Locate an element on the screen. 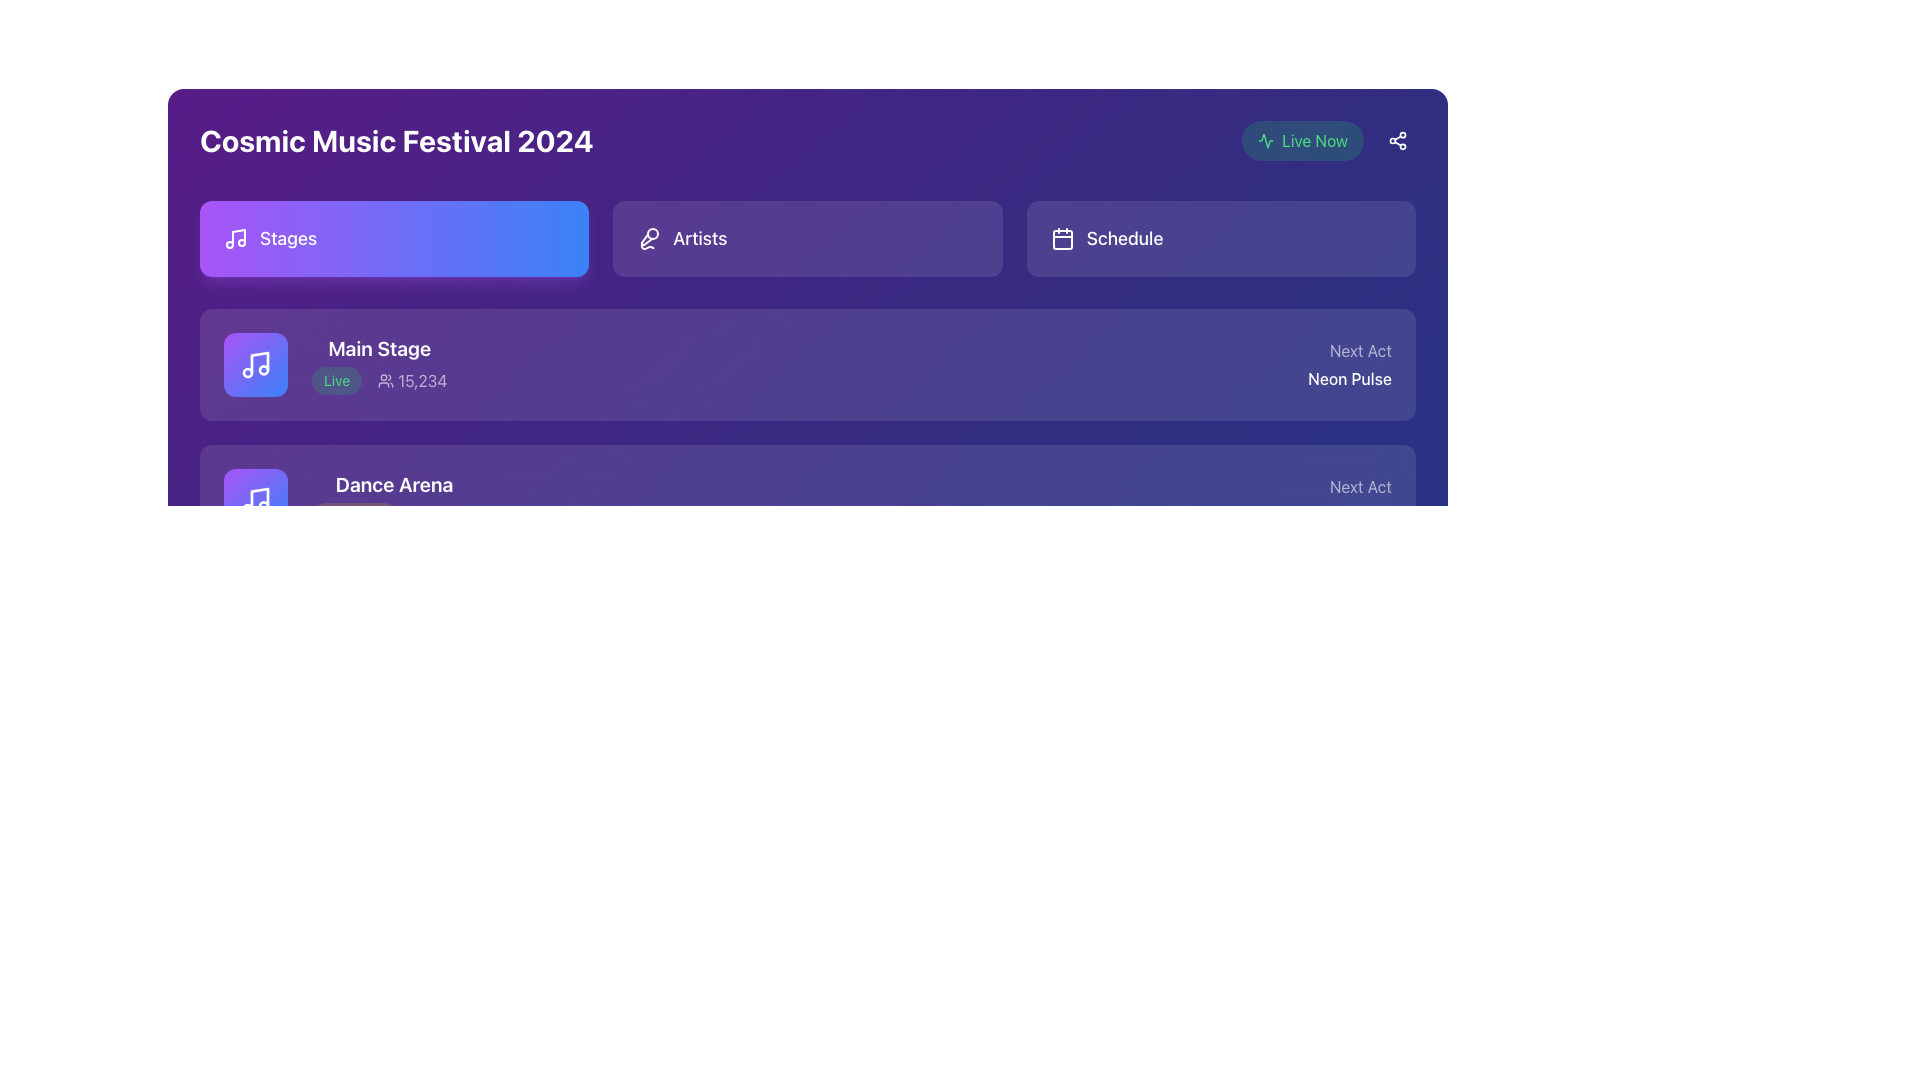  the music note icon, which is an outline drawing in white against a gradient background is located at coordinates (254, 500).